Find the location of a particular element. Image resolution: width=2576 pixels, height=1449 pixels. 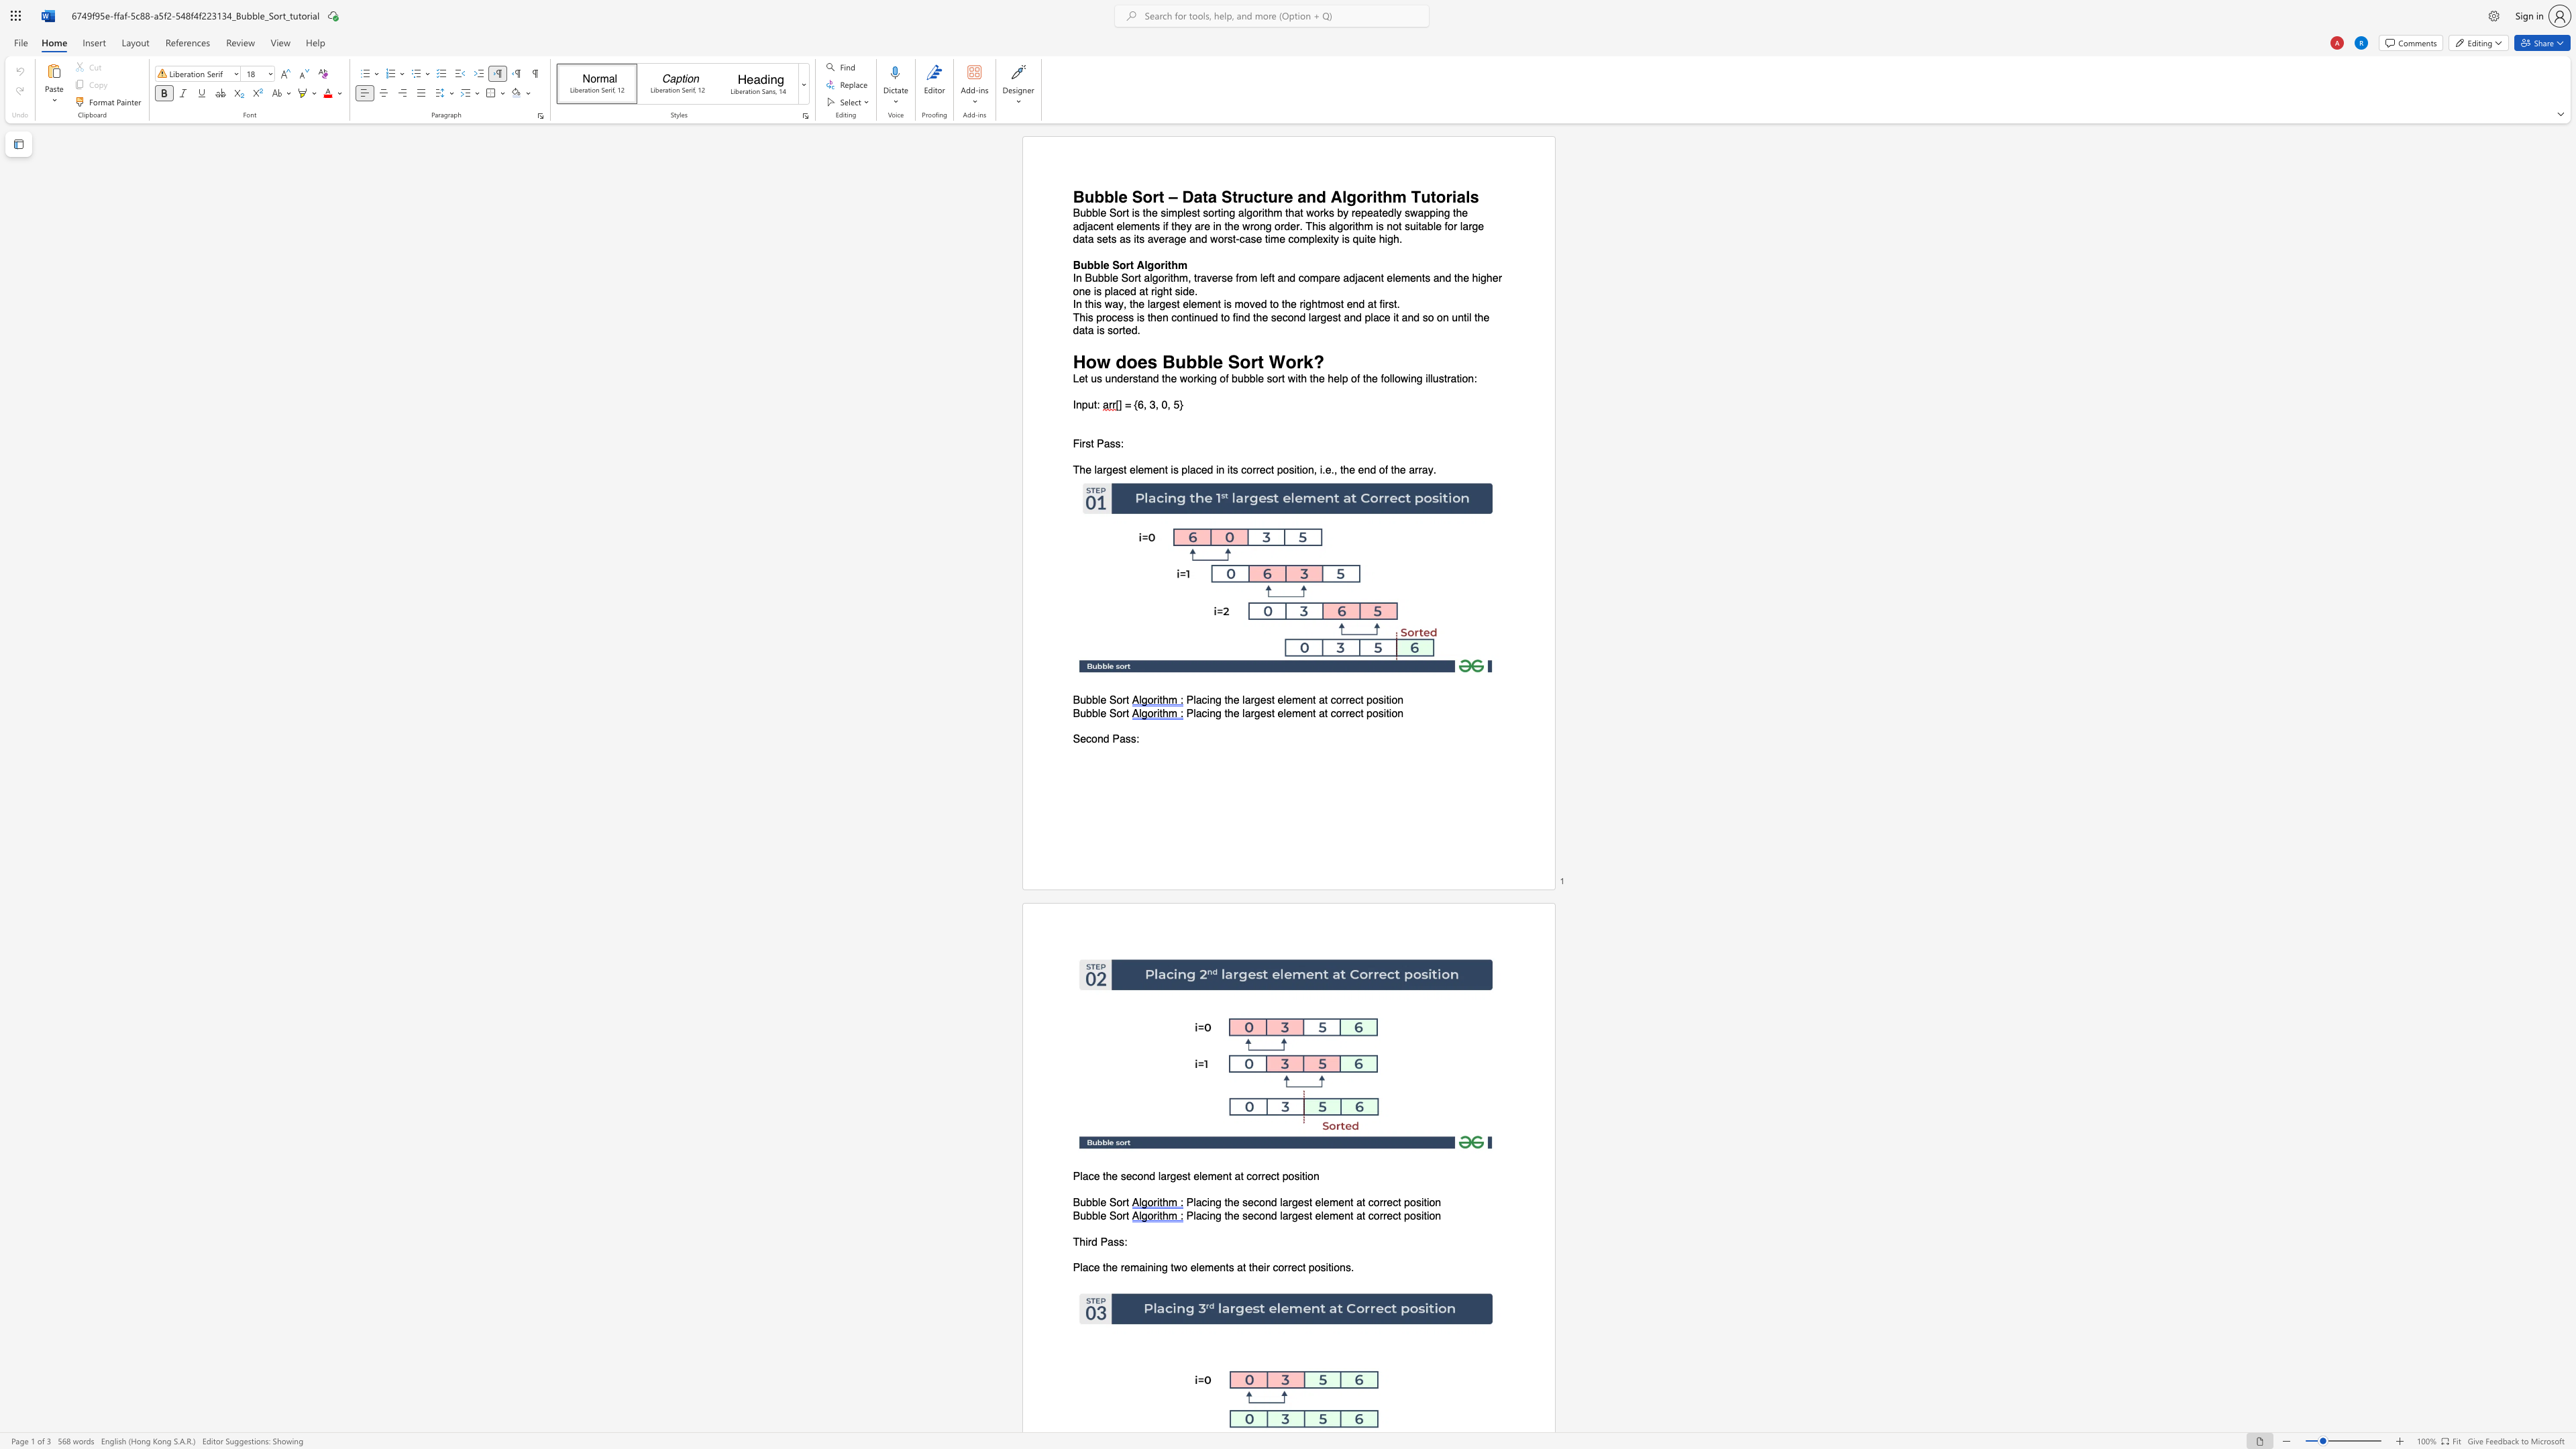

the subset text "st element at c" within the text "Placing the largest element at correct position" is located at coordinates (1265, 700).